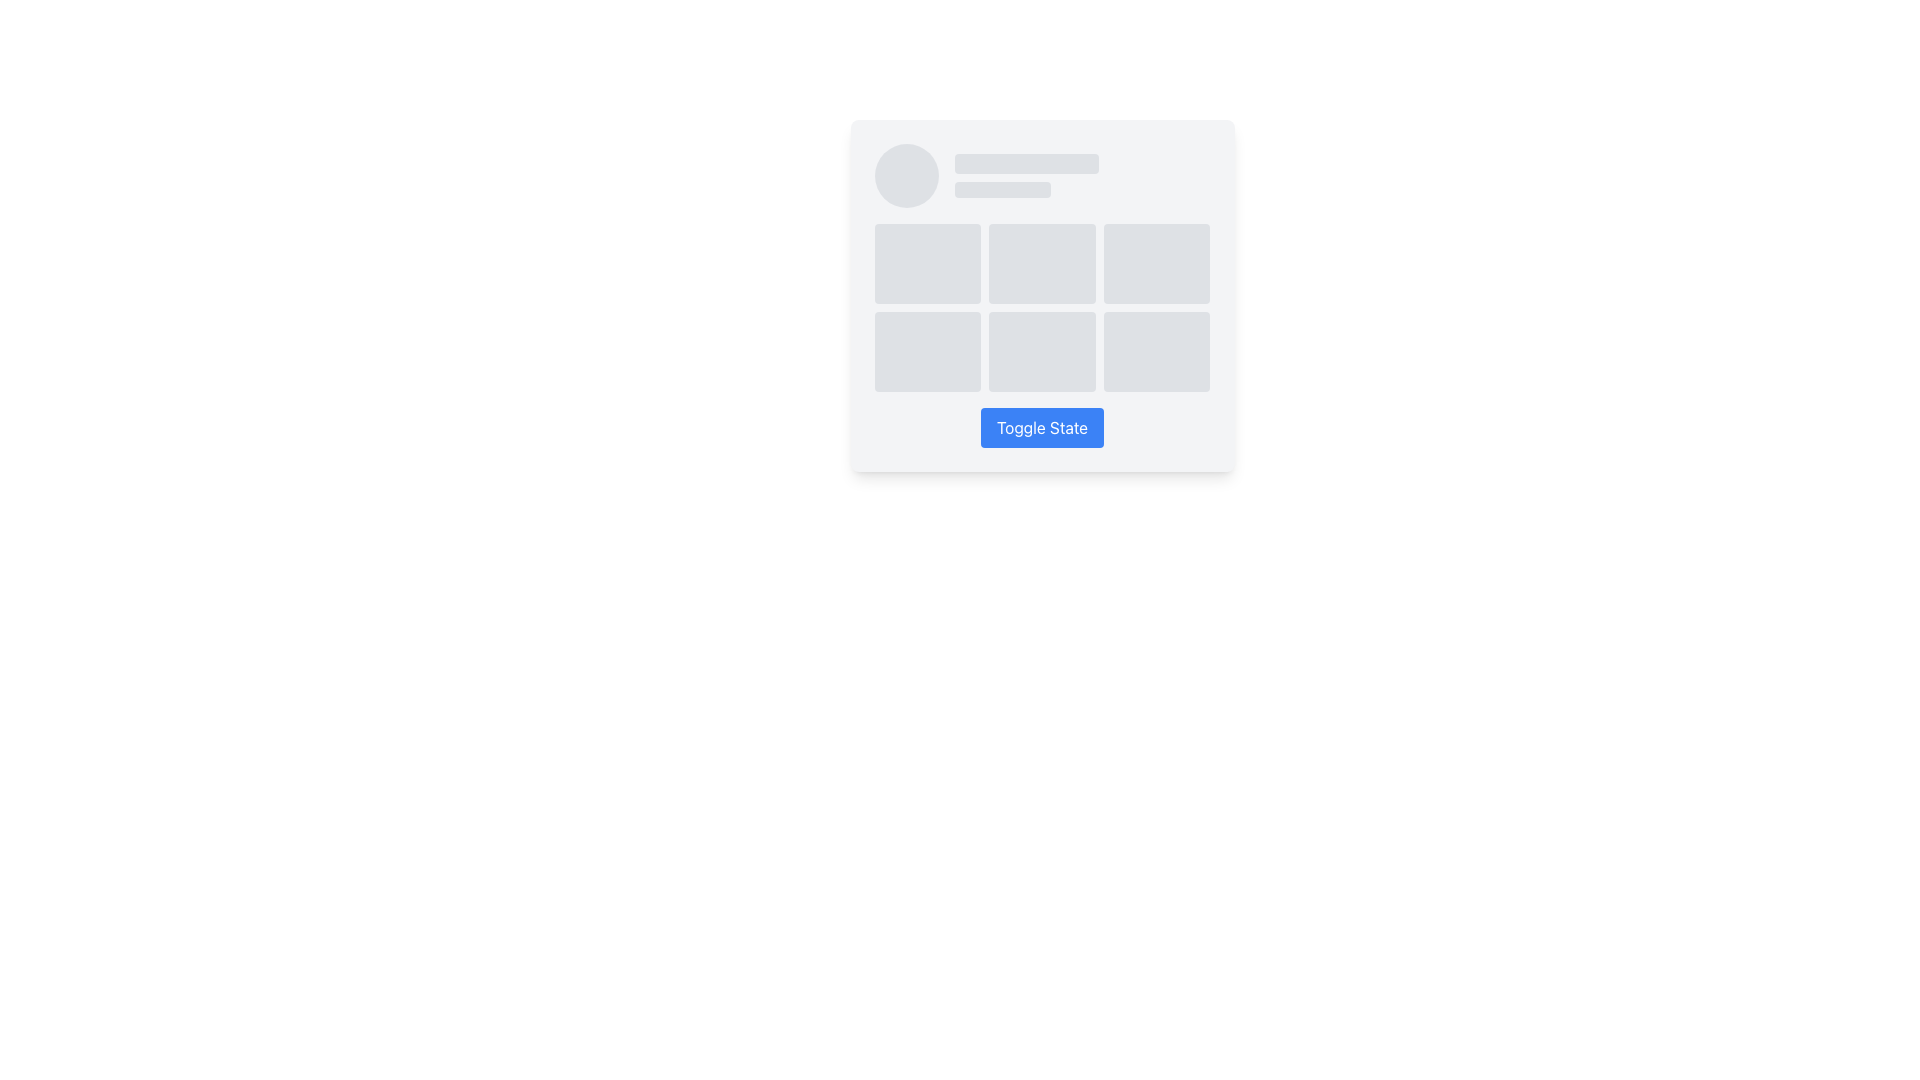 The height and width of the screenshot is (1080, 1920). I want to click on the Placeholder component, which is a light gray rectangular block with rounded corners, positioned as the second item in the first row of a 3x2 grid layout, so click(1041, 262).